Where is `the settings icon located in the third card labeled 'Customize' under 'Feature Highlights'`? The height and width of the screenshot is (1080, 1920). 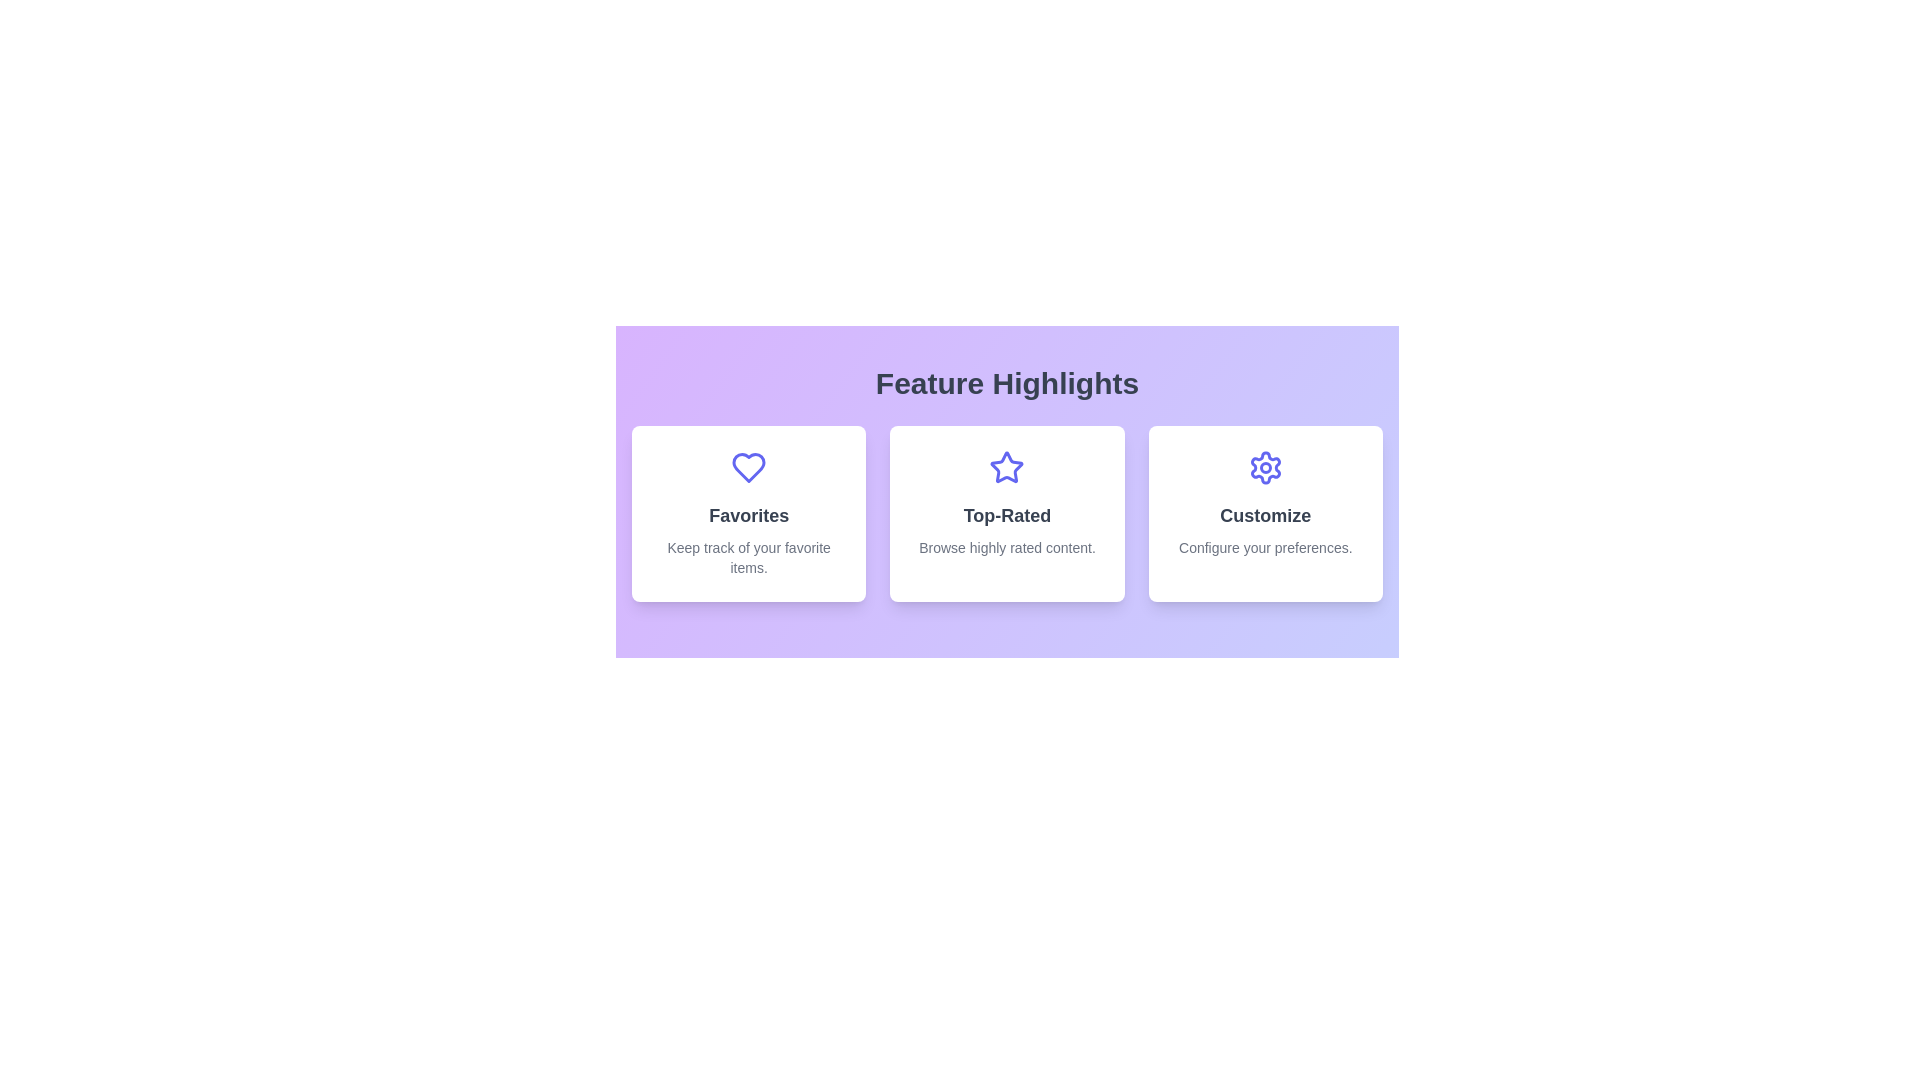 the settings icon located in the third card labeled 'Customize' under 'Feature Highlights' is located at coordinates (1264, 467).